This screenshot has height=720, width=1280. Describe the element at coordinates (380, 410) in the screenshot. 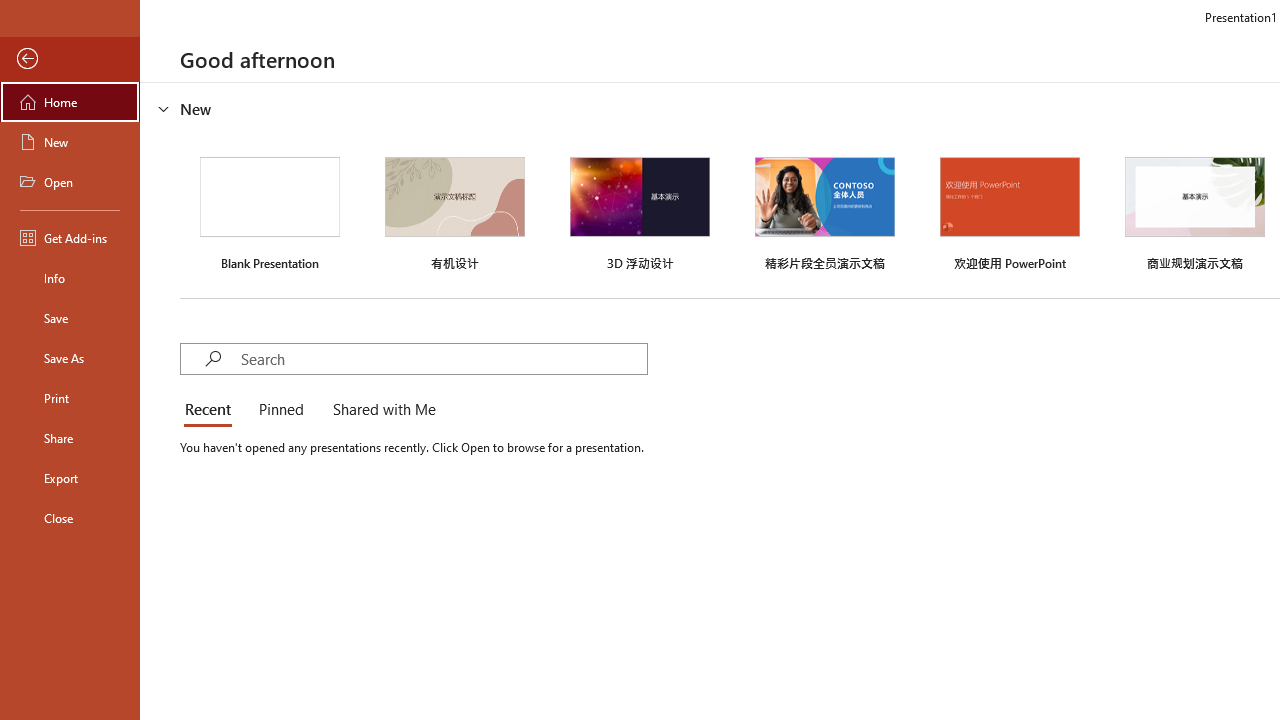

I see `'Shared with Me'` at that location.